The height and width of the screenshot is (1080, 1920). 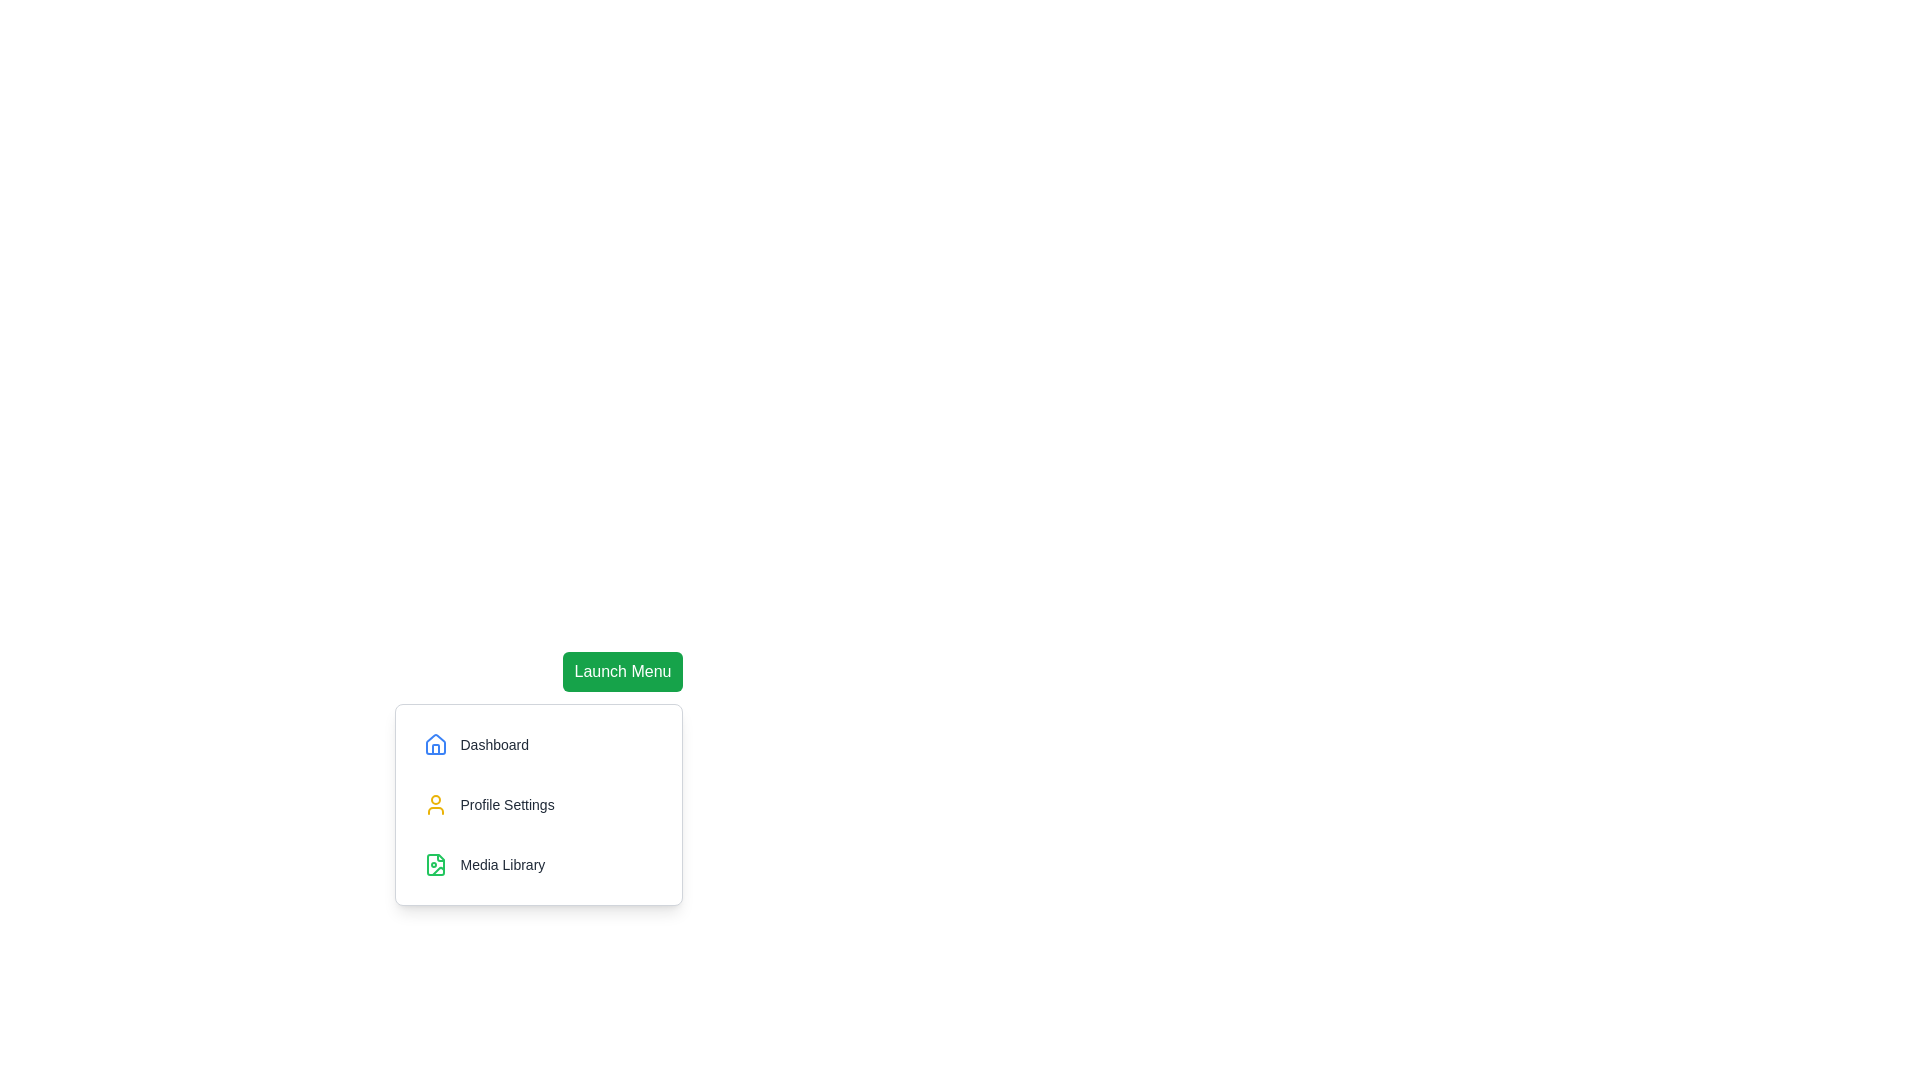 What do you see at coordinates (539, 804) in the screenshot?
I see `the 'Profile Settings' Navigation List Item, which features a yellow user icon and dark gray text` at bounding box center [539, 804].